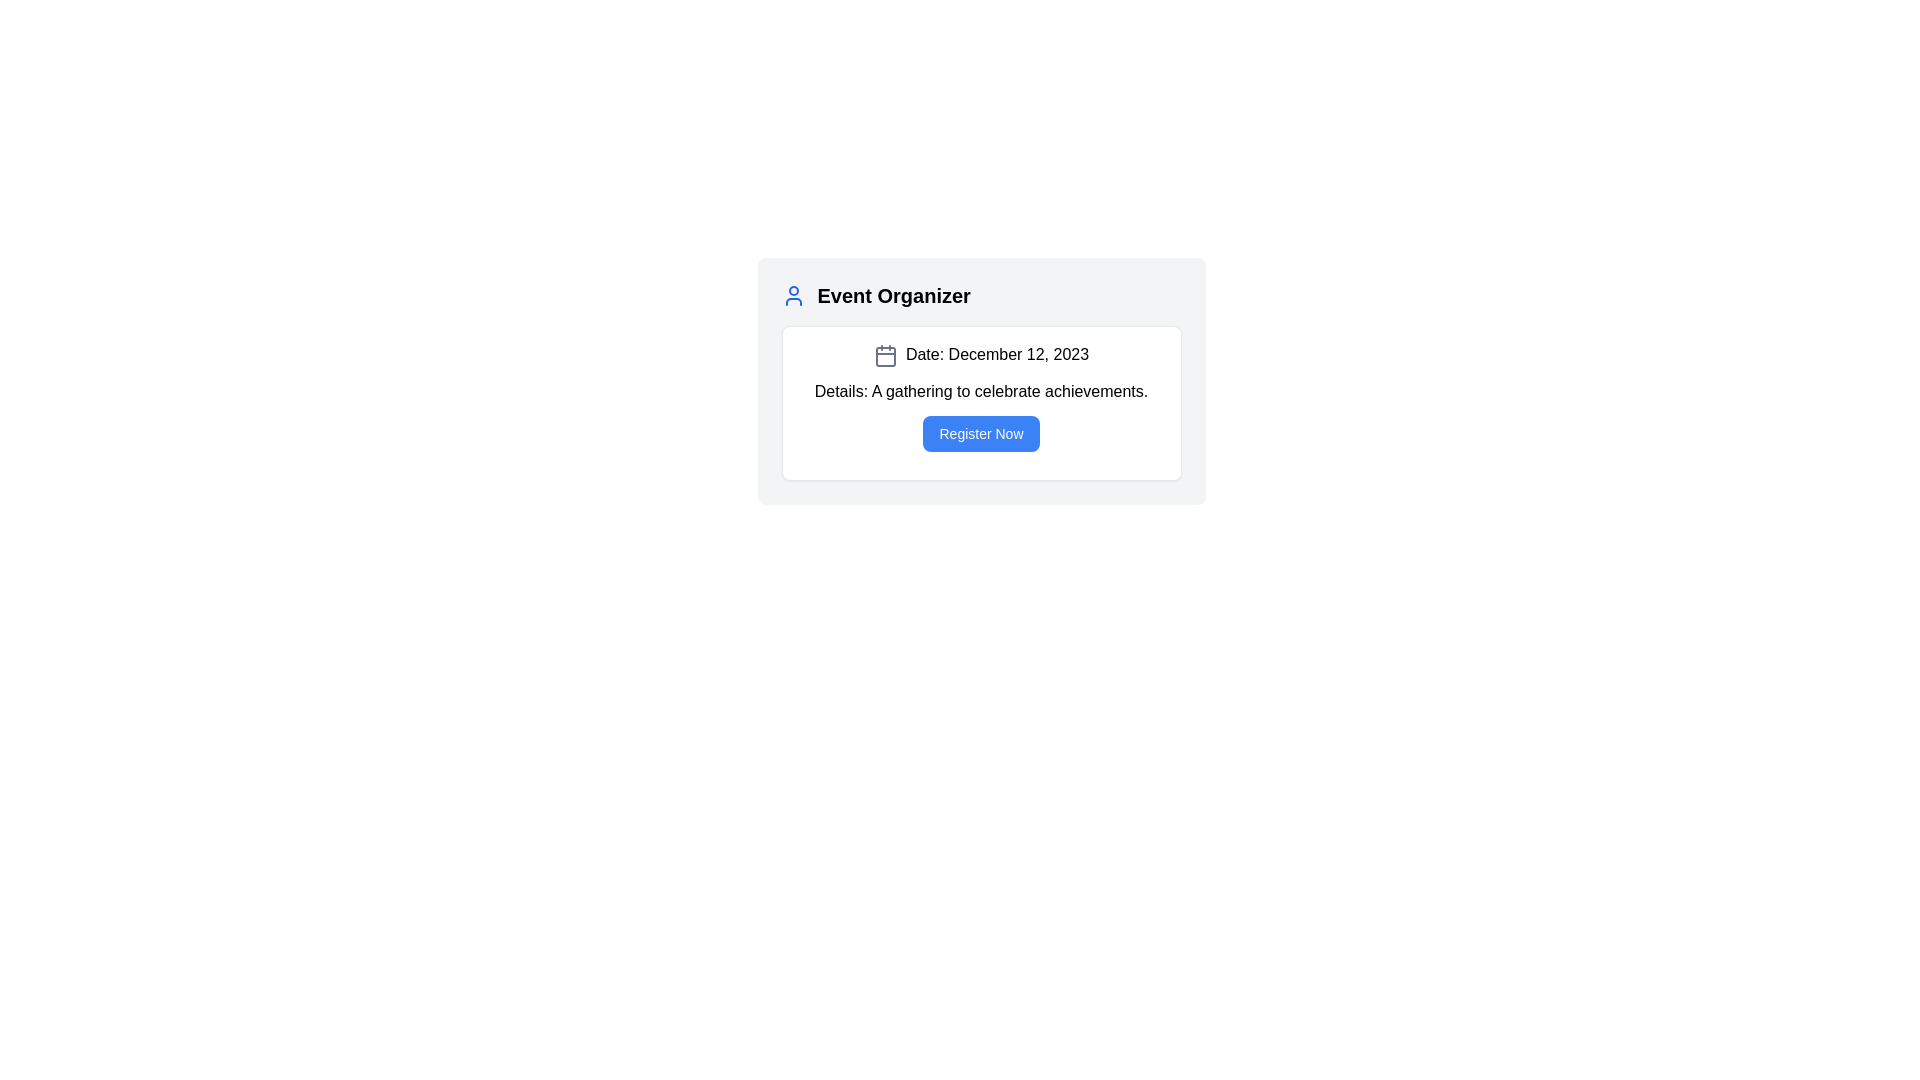  What do you see at coordinates (841, 391) in the screenshot?
I see `the text label displaying 'Details:' which is part of the description section in the information card` at bounding box center [841, 391].